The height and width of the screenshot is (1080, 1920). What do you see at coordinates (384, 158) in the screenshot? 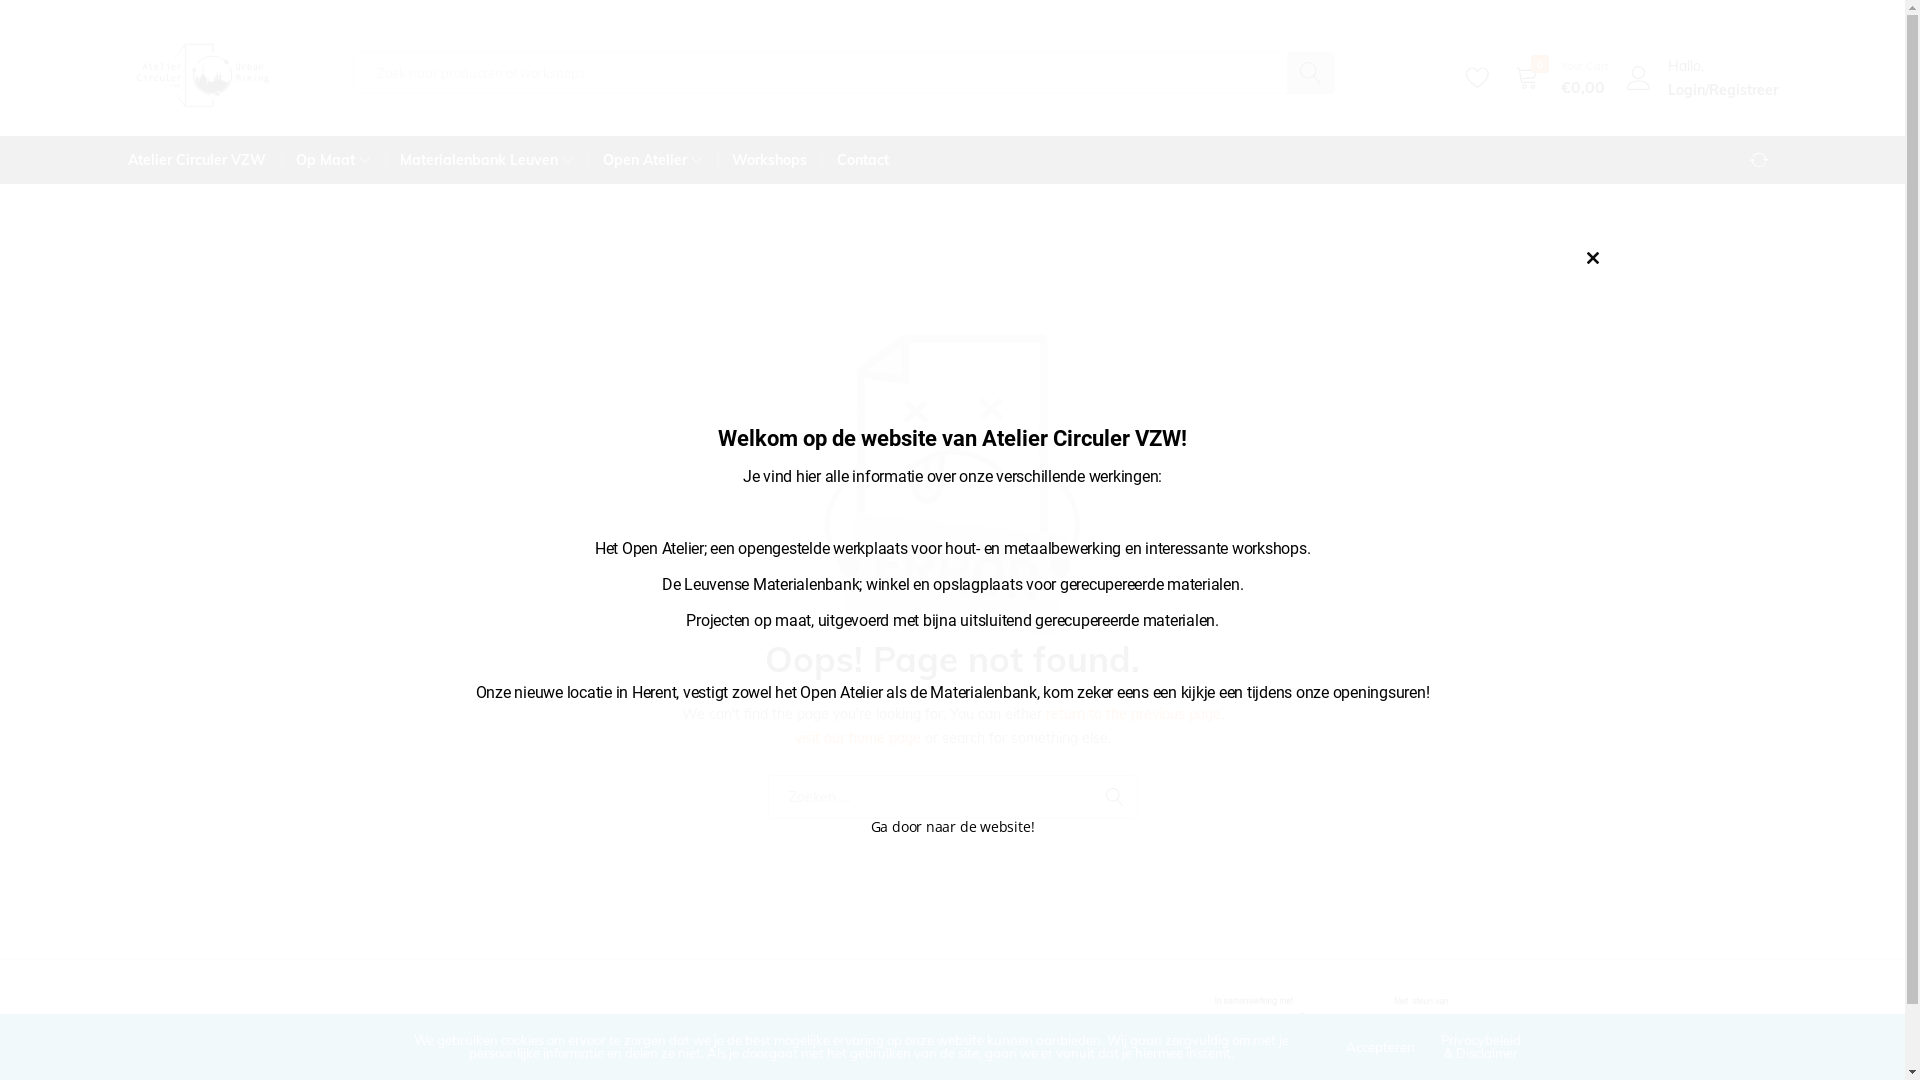
I see `'Materialenbank Leuven'` at bounding box center [384, 158].